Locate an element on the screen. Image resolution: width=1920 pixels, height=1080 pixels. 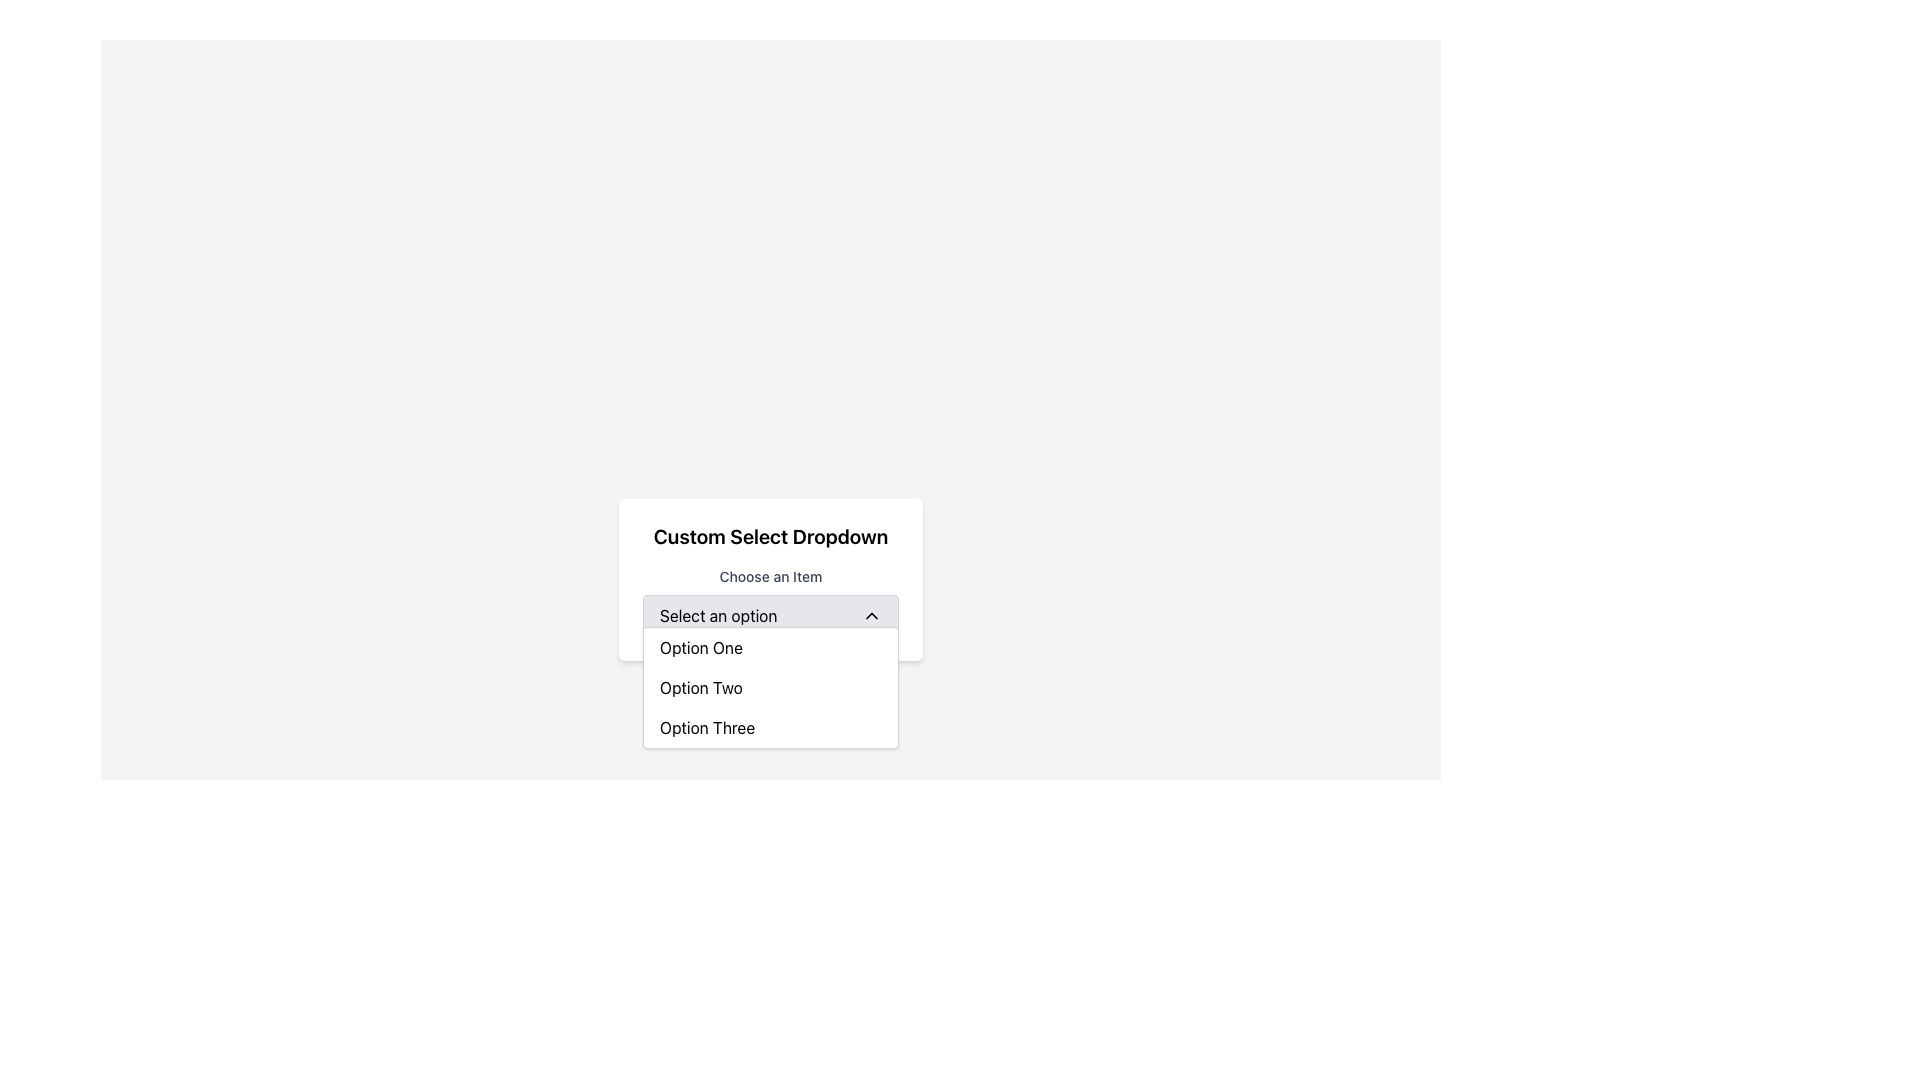
the text label representing 'Option Three' within the dropdown menu is located at coordinates (707, 728).